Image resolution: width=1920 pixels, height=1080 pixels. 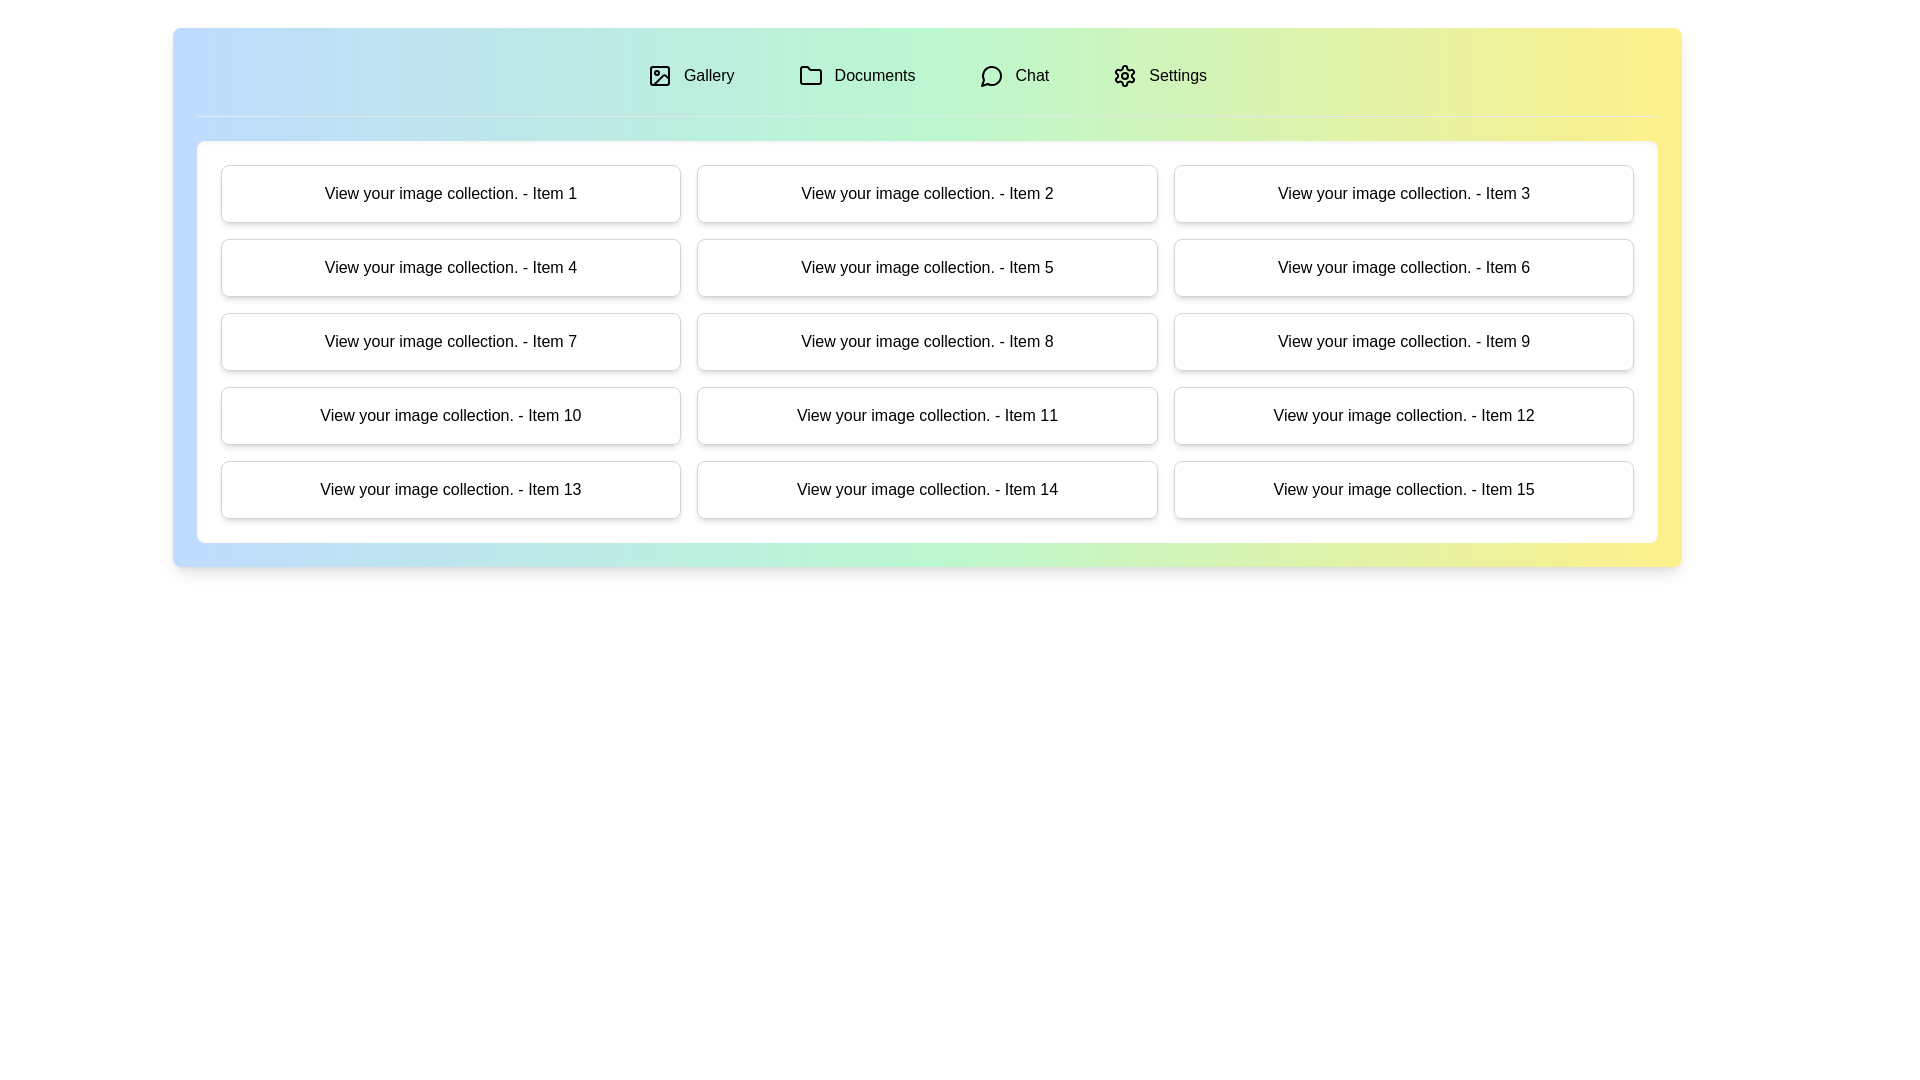 What do you see at coordinates (1160, 75) in the screenshot?
I see `the tab labeled Settings to switch to the corresponding section` at bounding box center [1160, 75].